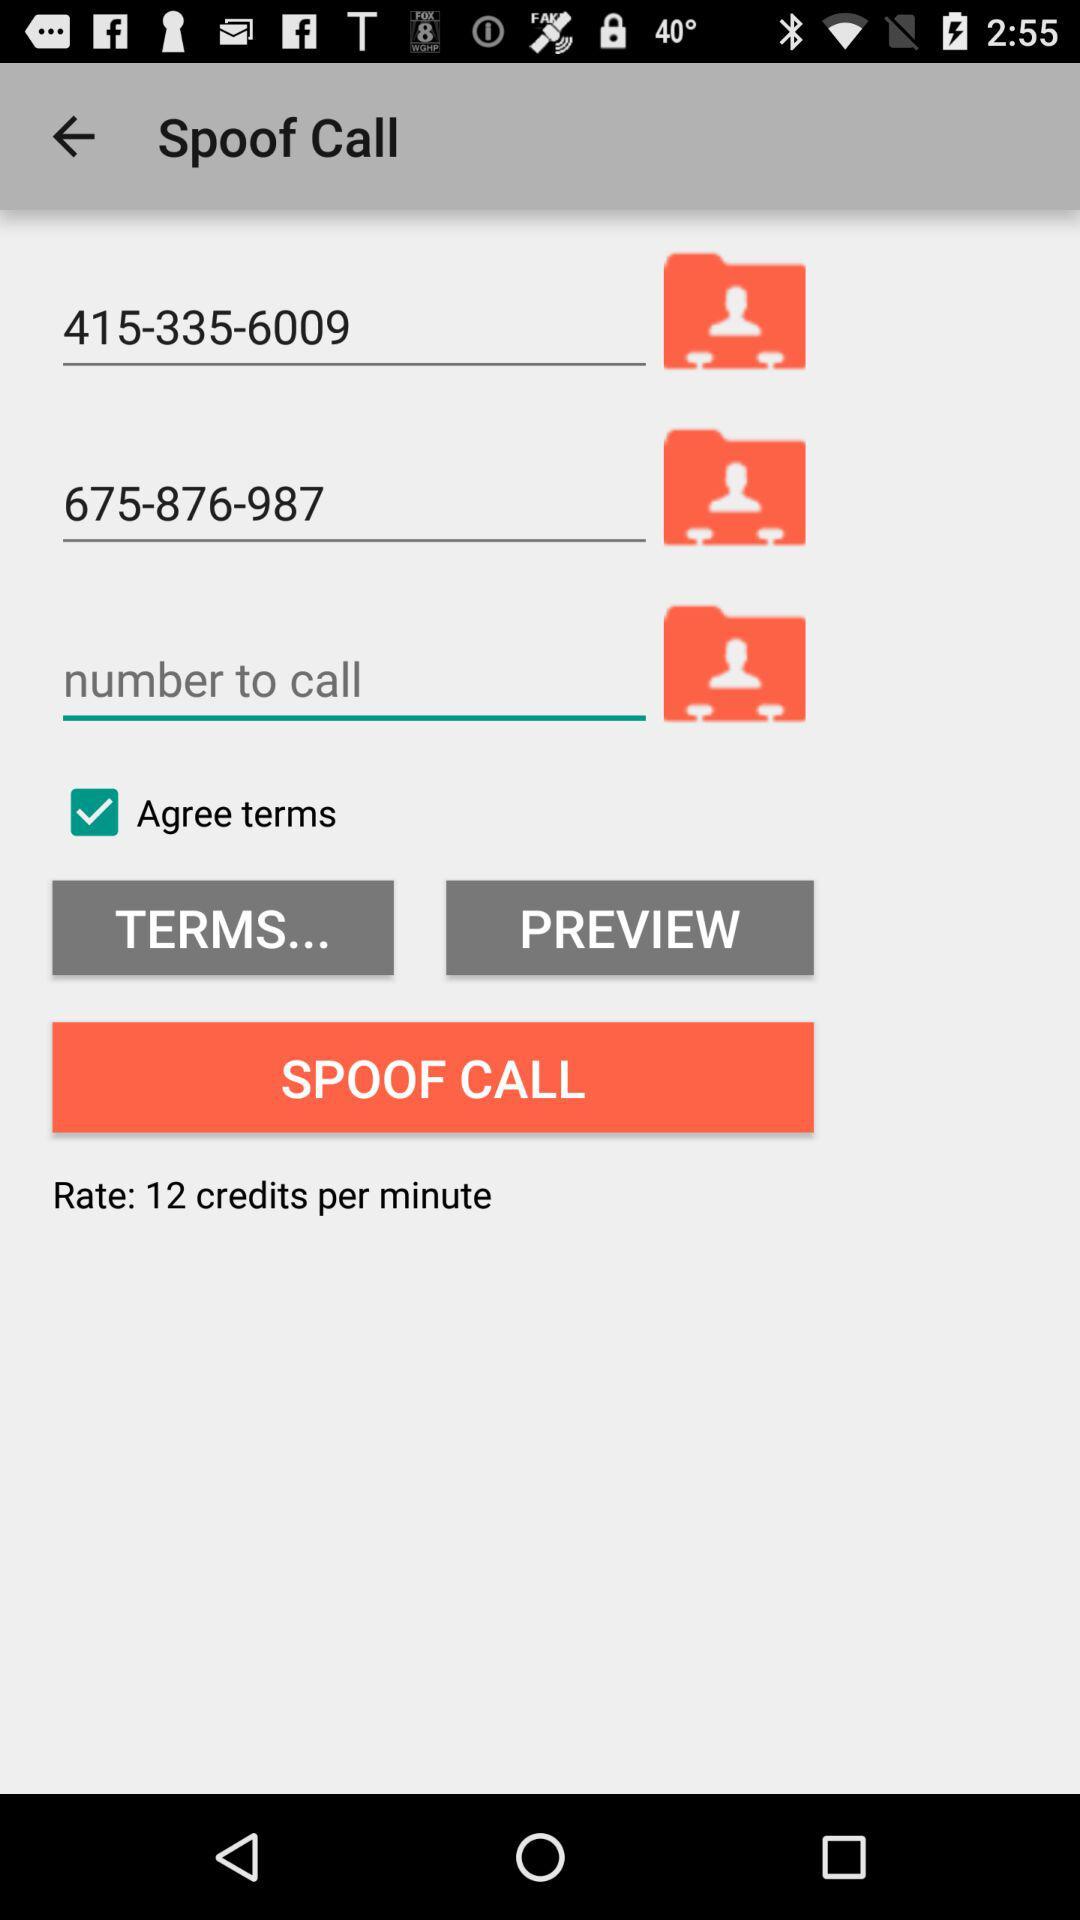 The image size is (1080, 1920). I want to click on terms... icon, so click(223, 926).